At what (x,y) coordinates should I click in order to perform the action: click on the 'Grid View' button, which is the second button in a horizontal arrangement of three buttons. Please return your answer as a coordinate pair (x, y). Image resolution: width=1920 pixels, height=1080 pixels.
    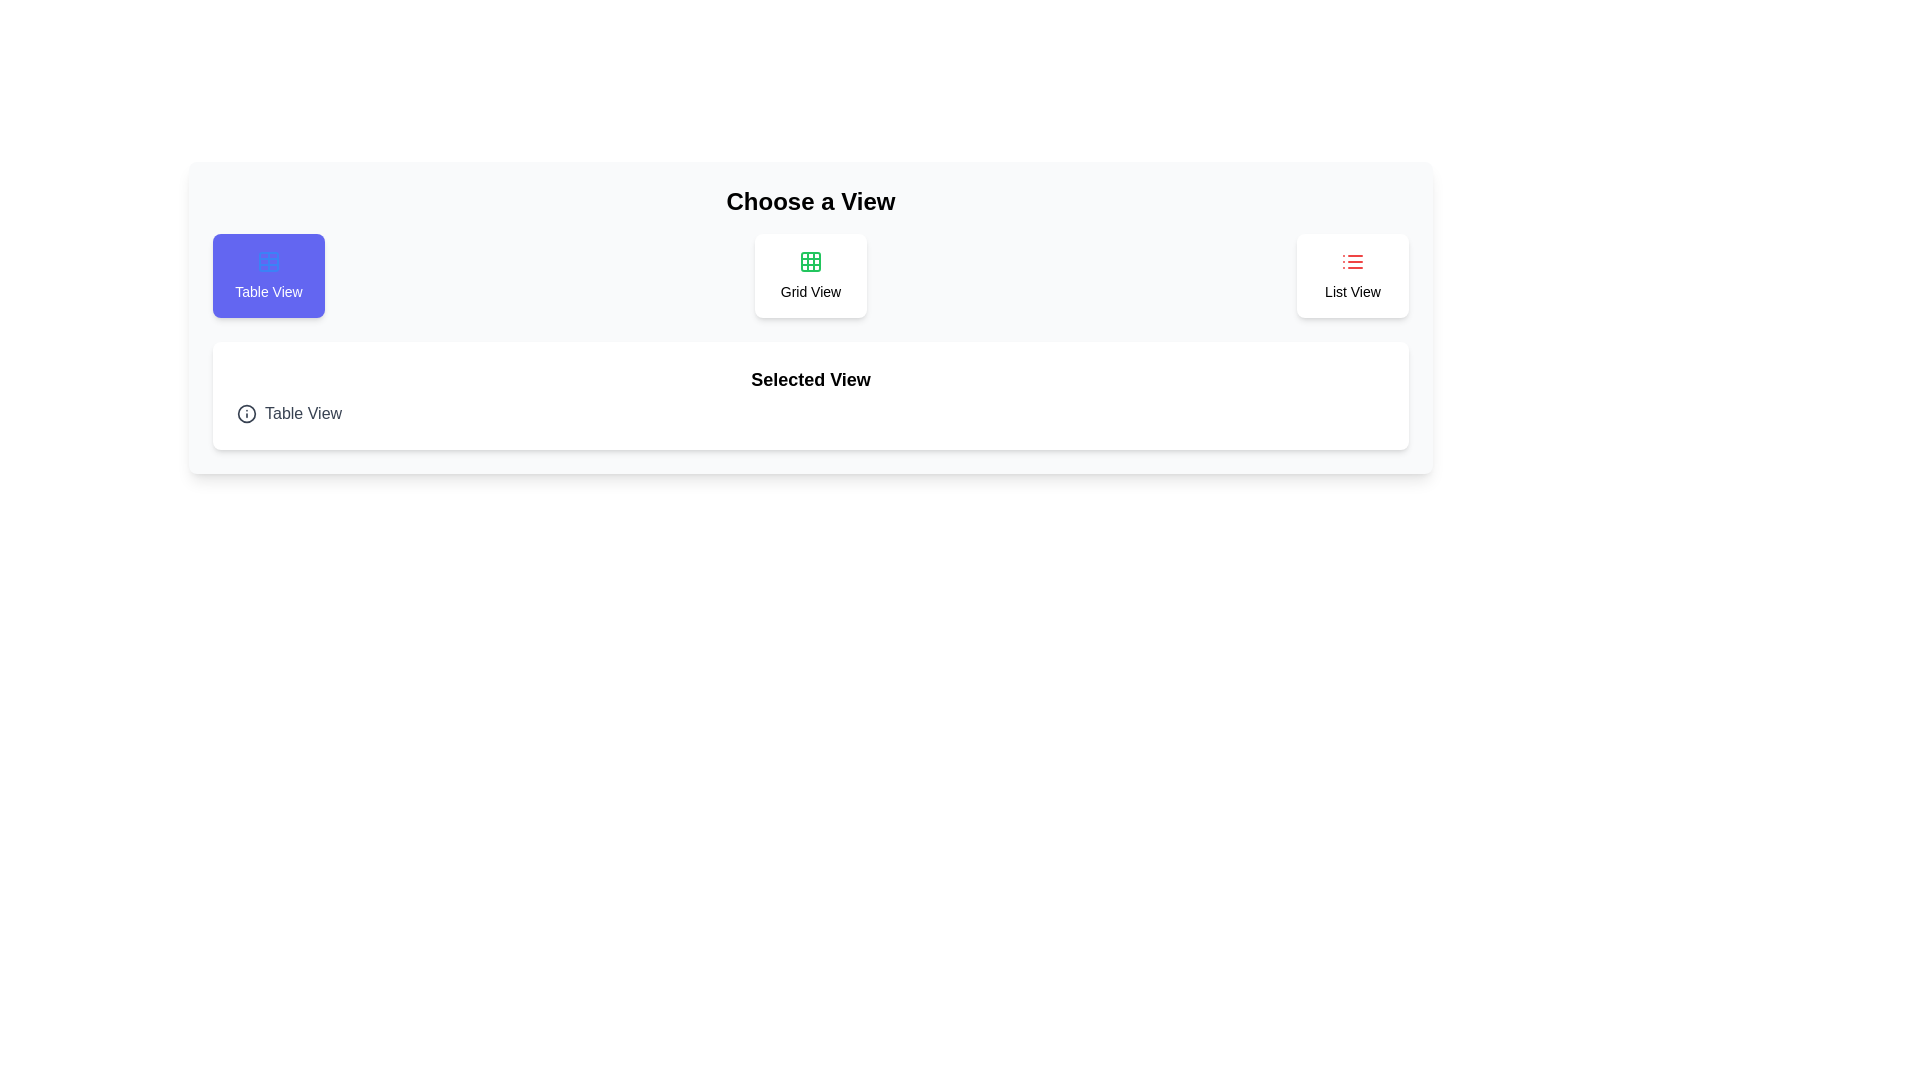
    Looking at the image, I should click on (811, 276).